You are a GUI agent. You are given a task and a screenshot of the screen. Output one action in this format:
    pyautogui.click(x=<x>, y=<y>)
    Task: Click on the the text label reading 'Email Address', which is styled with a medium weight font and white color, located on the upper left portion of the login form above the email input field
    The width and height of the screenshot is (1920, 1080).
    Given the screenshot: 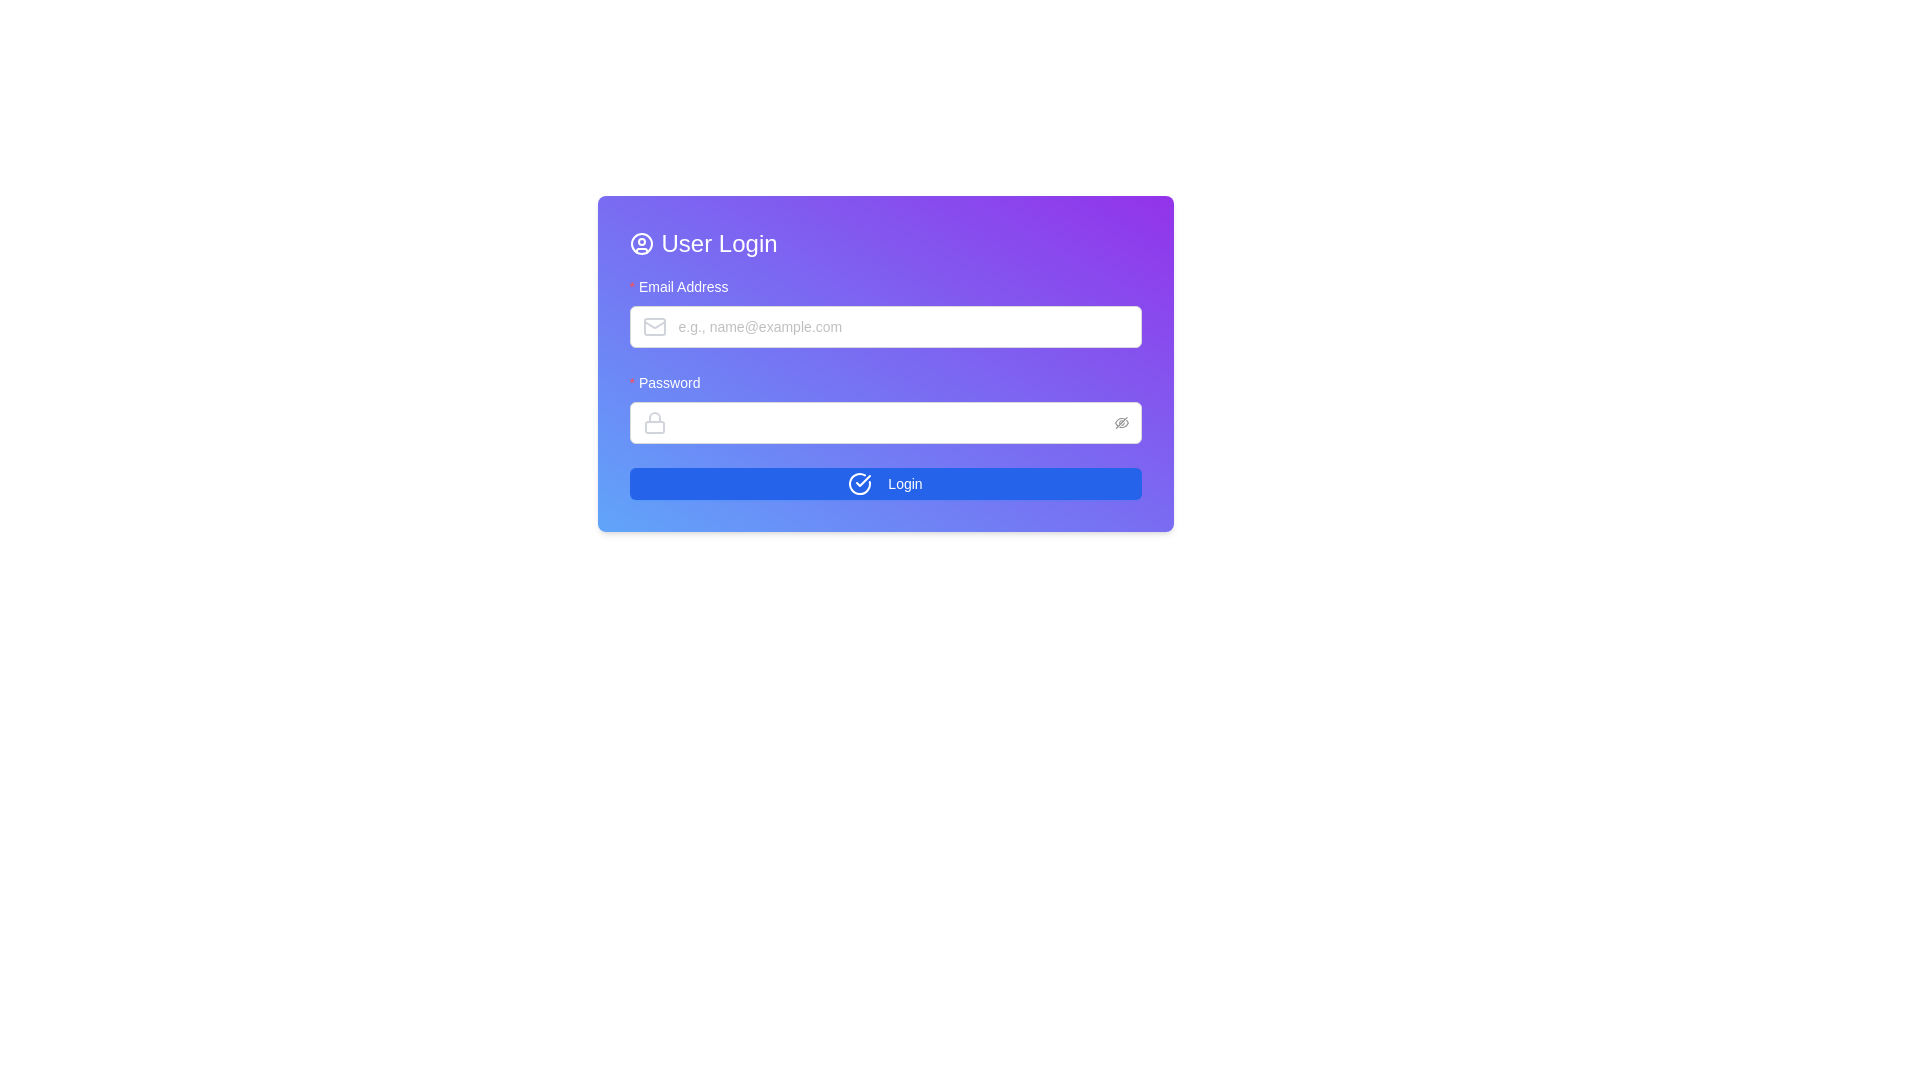 What is the action you would take?
    pyautogui.click(x=683, y=286)
    